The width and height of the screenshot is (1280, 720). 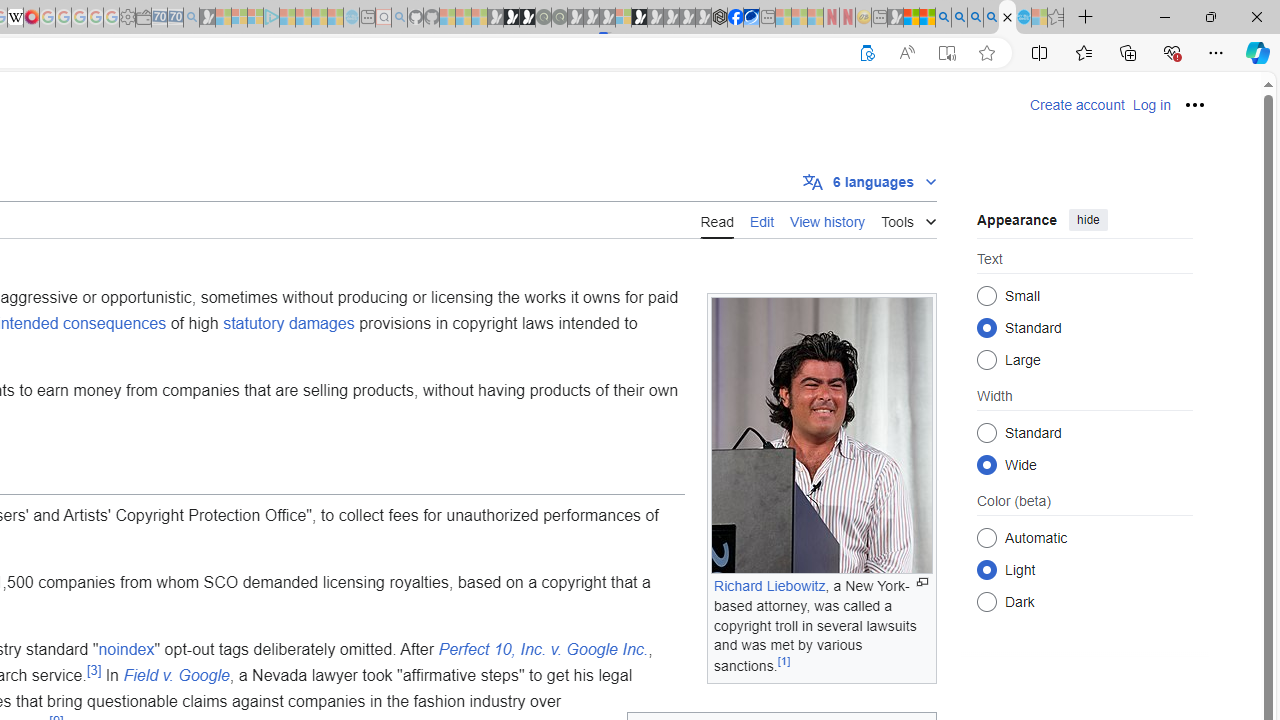 I want to click on 'Support Wikipedia?', so click(x=867, y=52).